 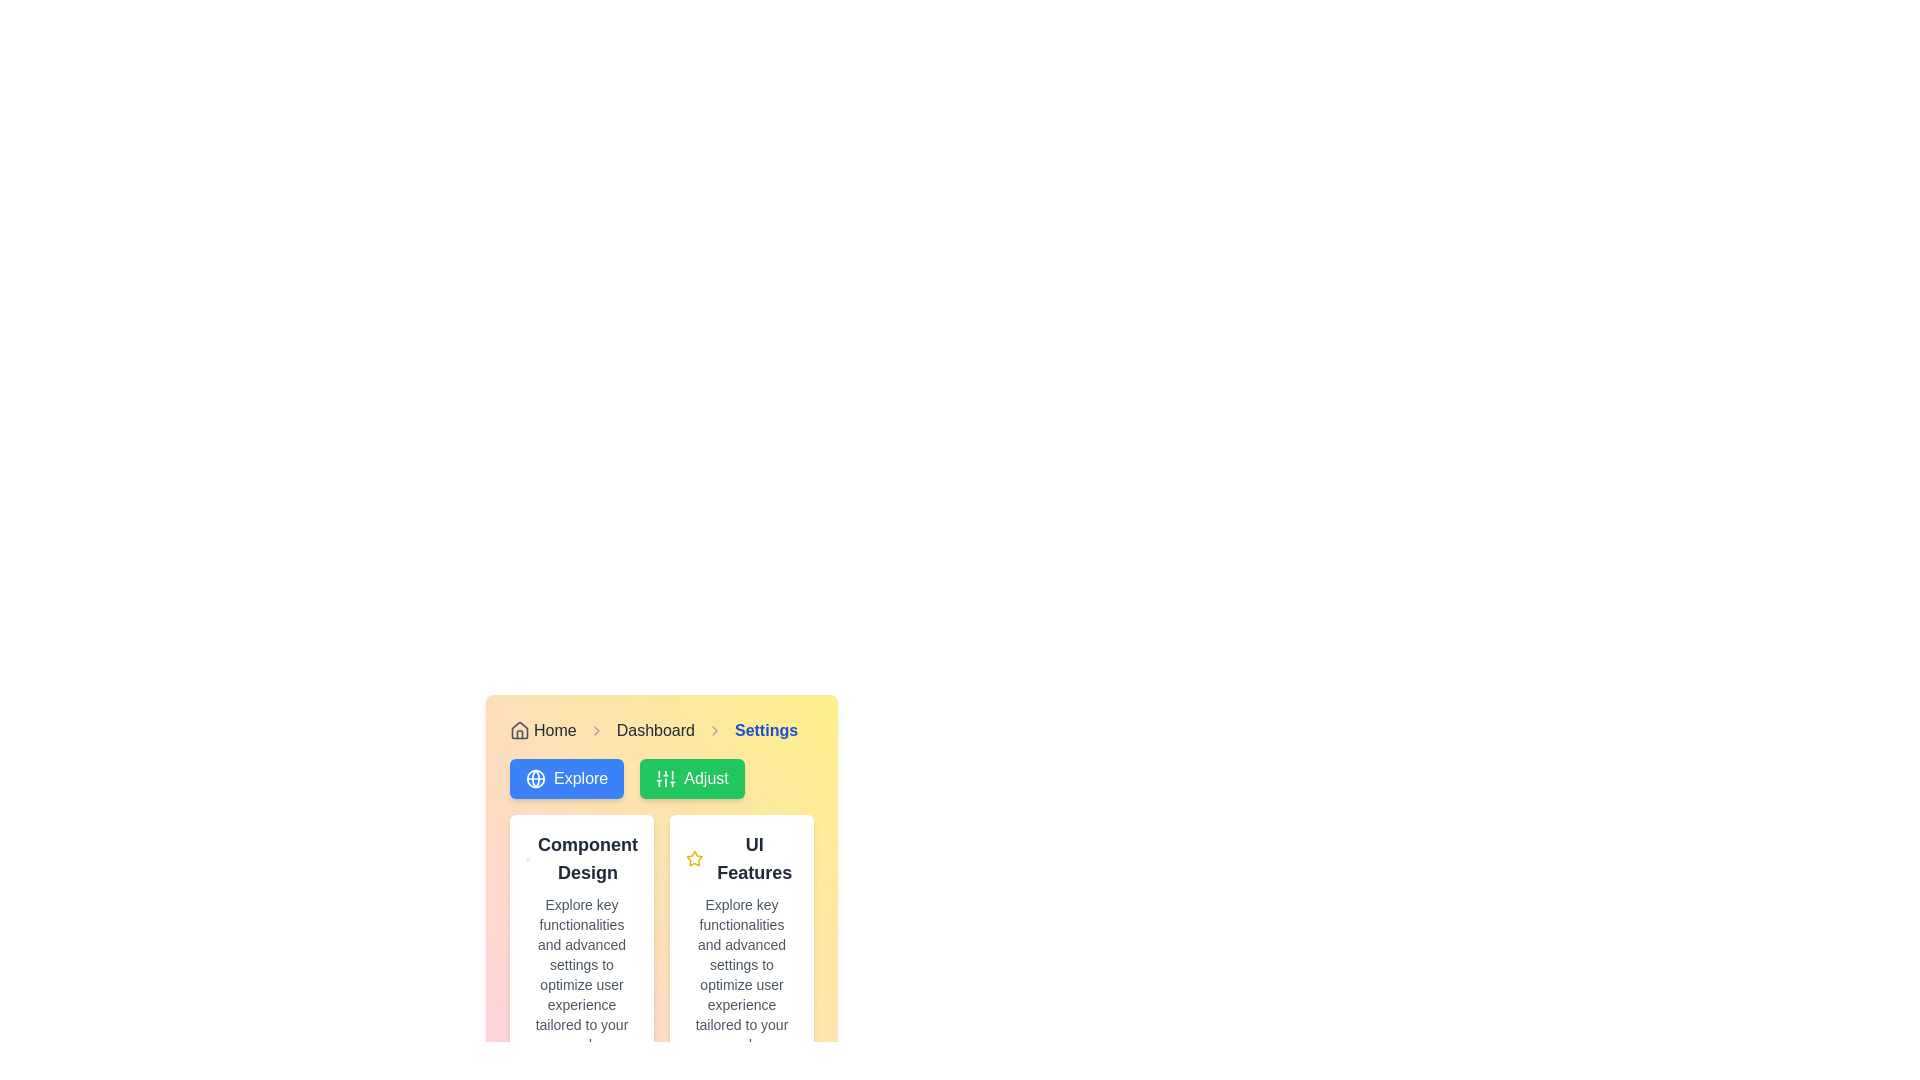 I want to click on the blue 'Explore' button with rounded corners and a globe icon, so click(x=566, y=778).